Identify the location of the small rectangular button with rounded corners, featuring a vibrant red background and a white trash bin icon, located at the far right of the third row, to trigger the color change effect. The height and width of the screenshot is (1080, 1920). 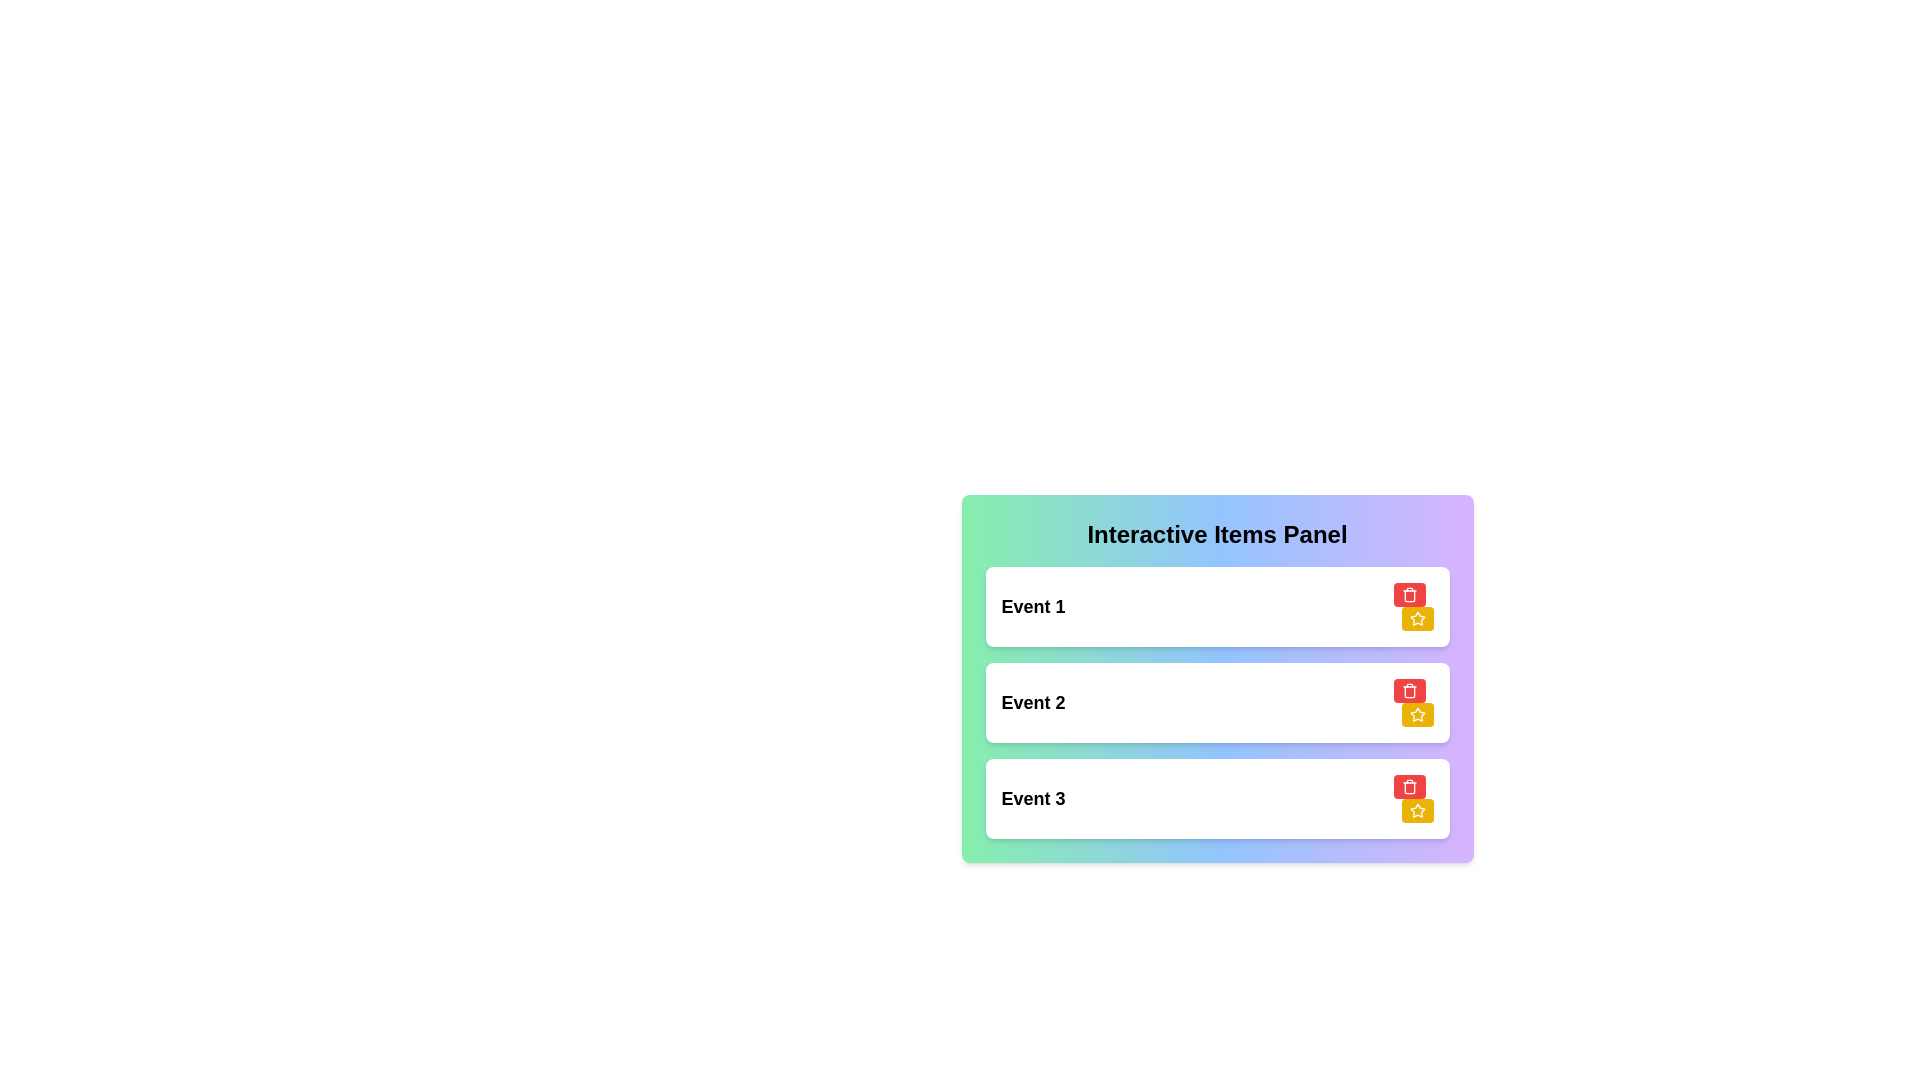
(1408, 785).